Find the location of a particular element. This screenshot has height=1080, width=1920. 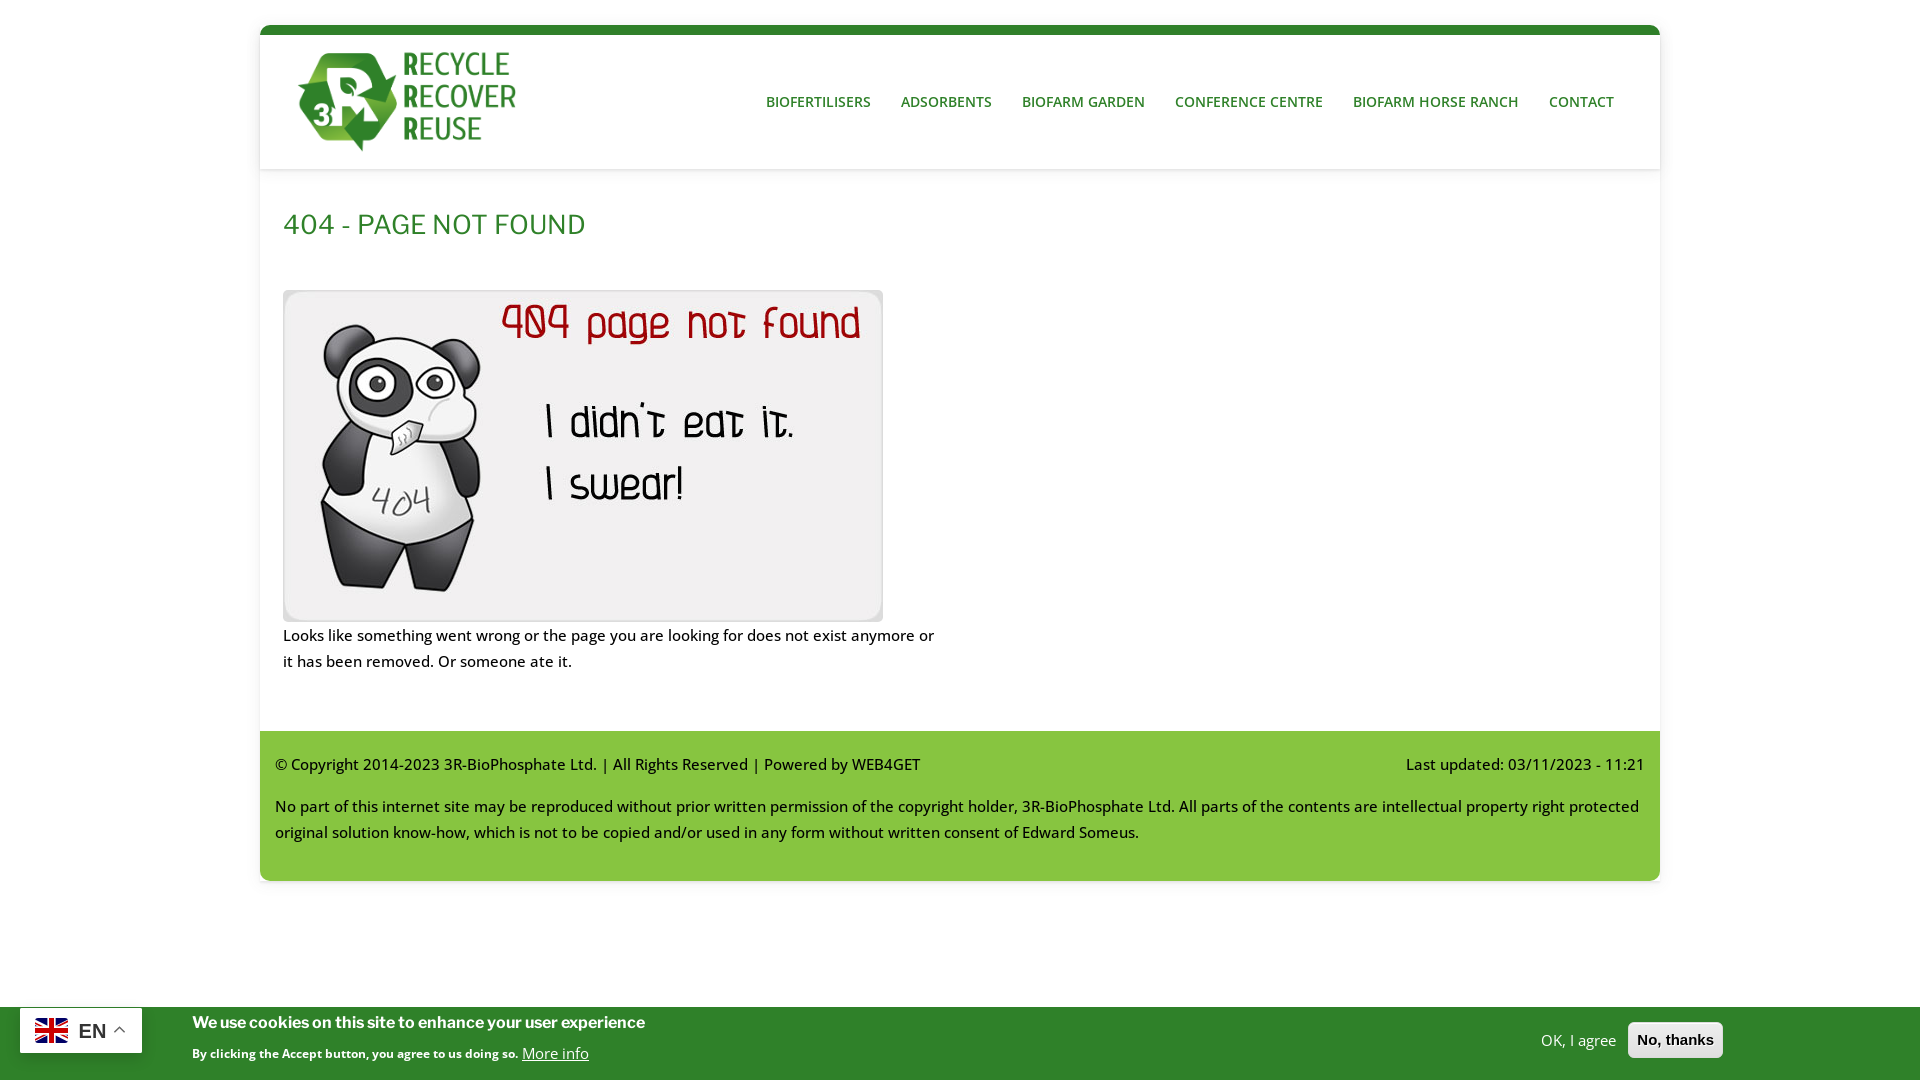

'BIOFARM GARDEN' is located at coordinates (1082, 102).